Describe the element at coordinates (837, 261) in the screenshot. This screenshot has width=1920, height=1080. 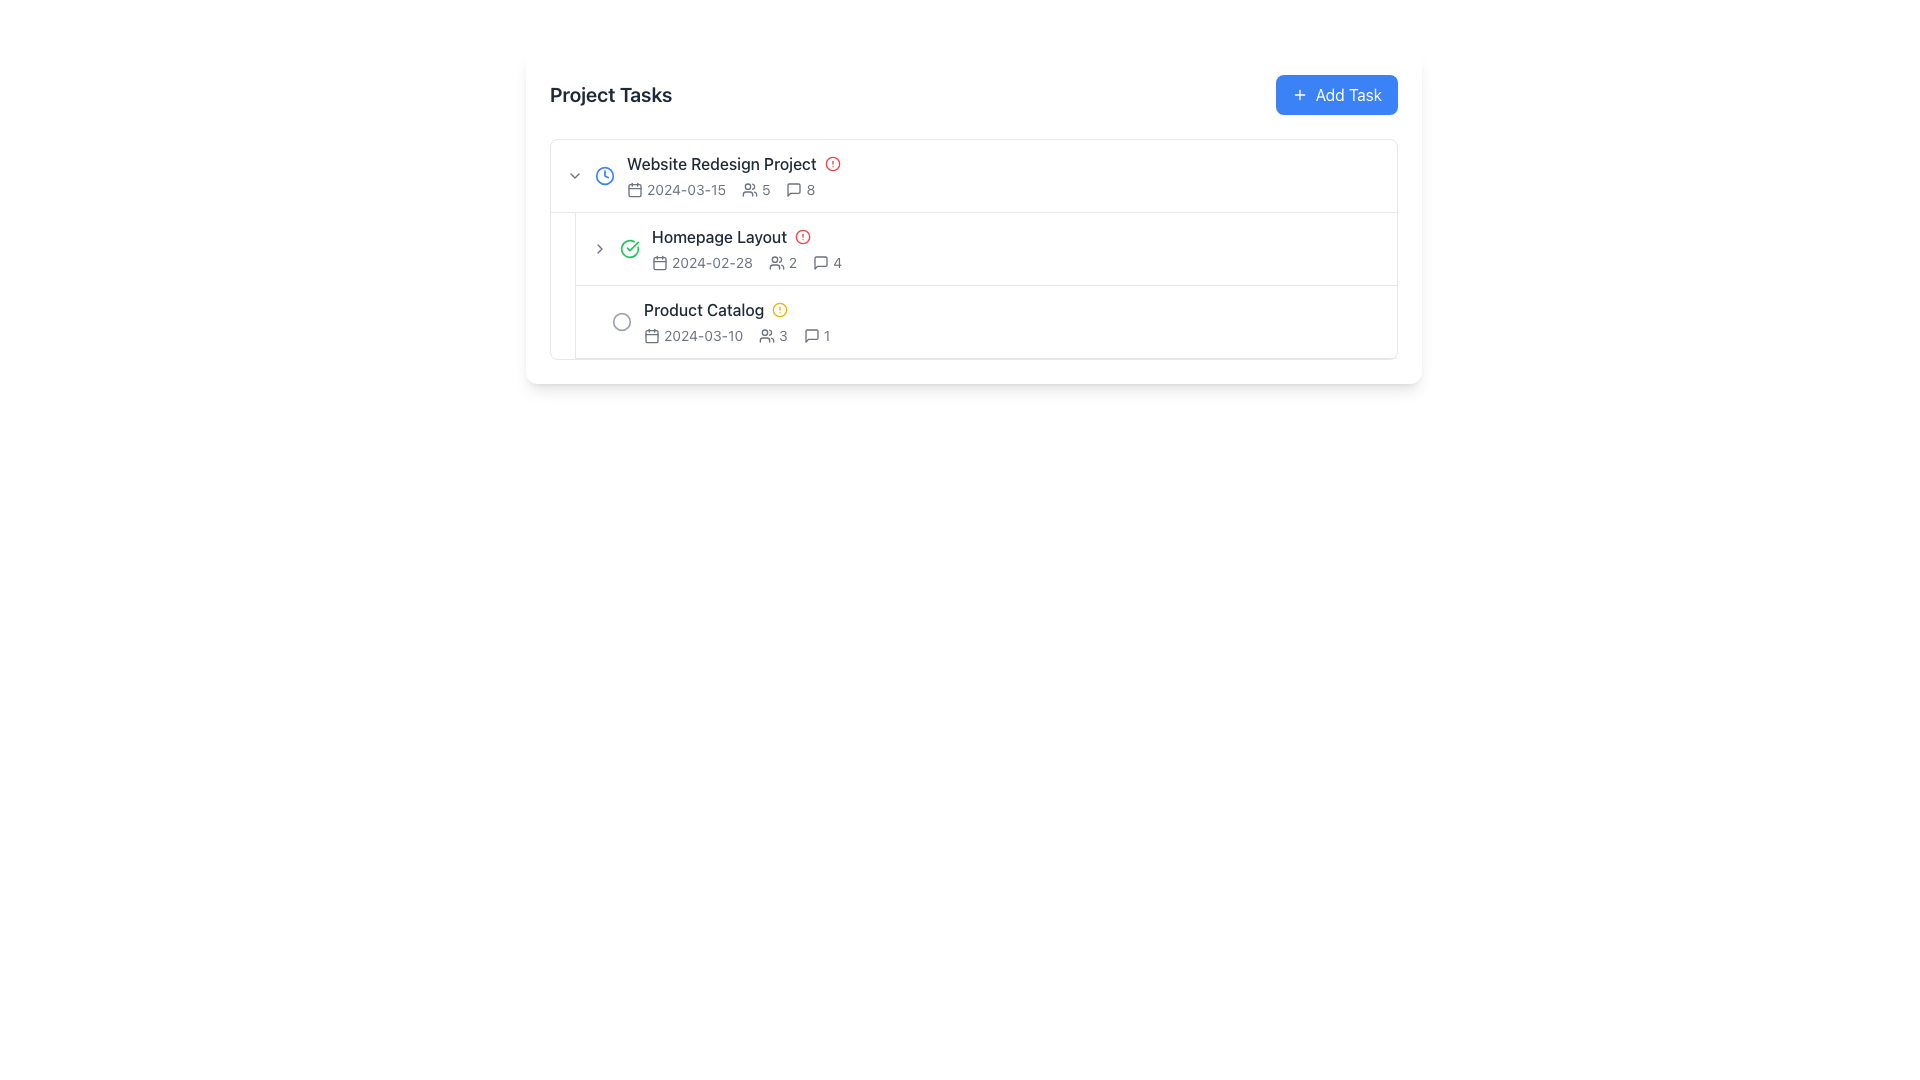
I see `the Counter Label indicating the number of comments or messages associated with the 'Homepage Layout' task, which is located to the right of a speech bubble icon and below the 'Website Redesign Project' row` at that location.